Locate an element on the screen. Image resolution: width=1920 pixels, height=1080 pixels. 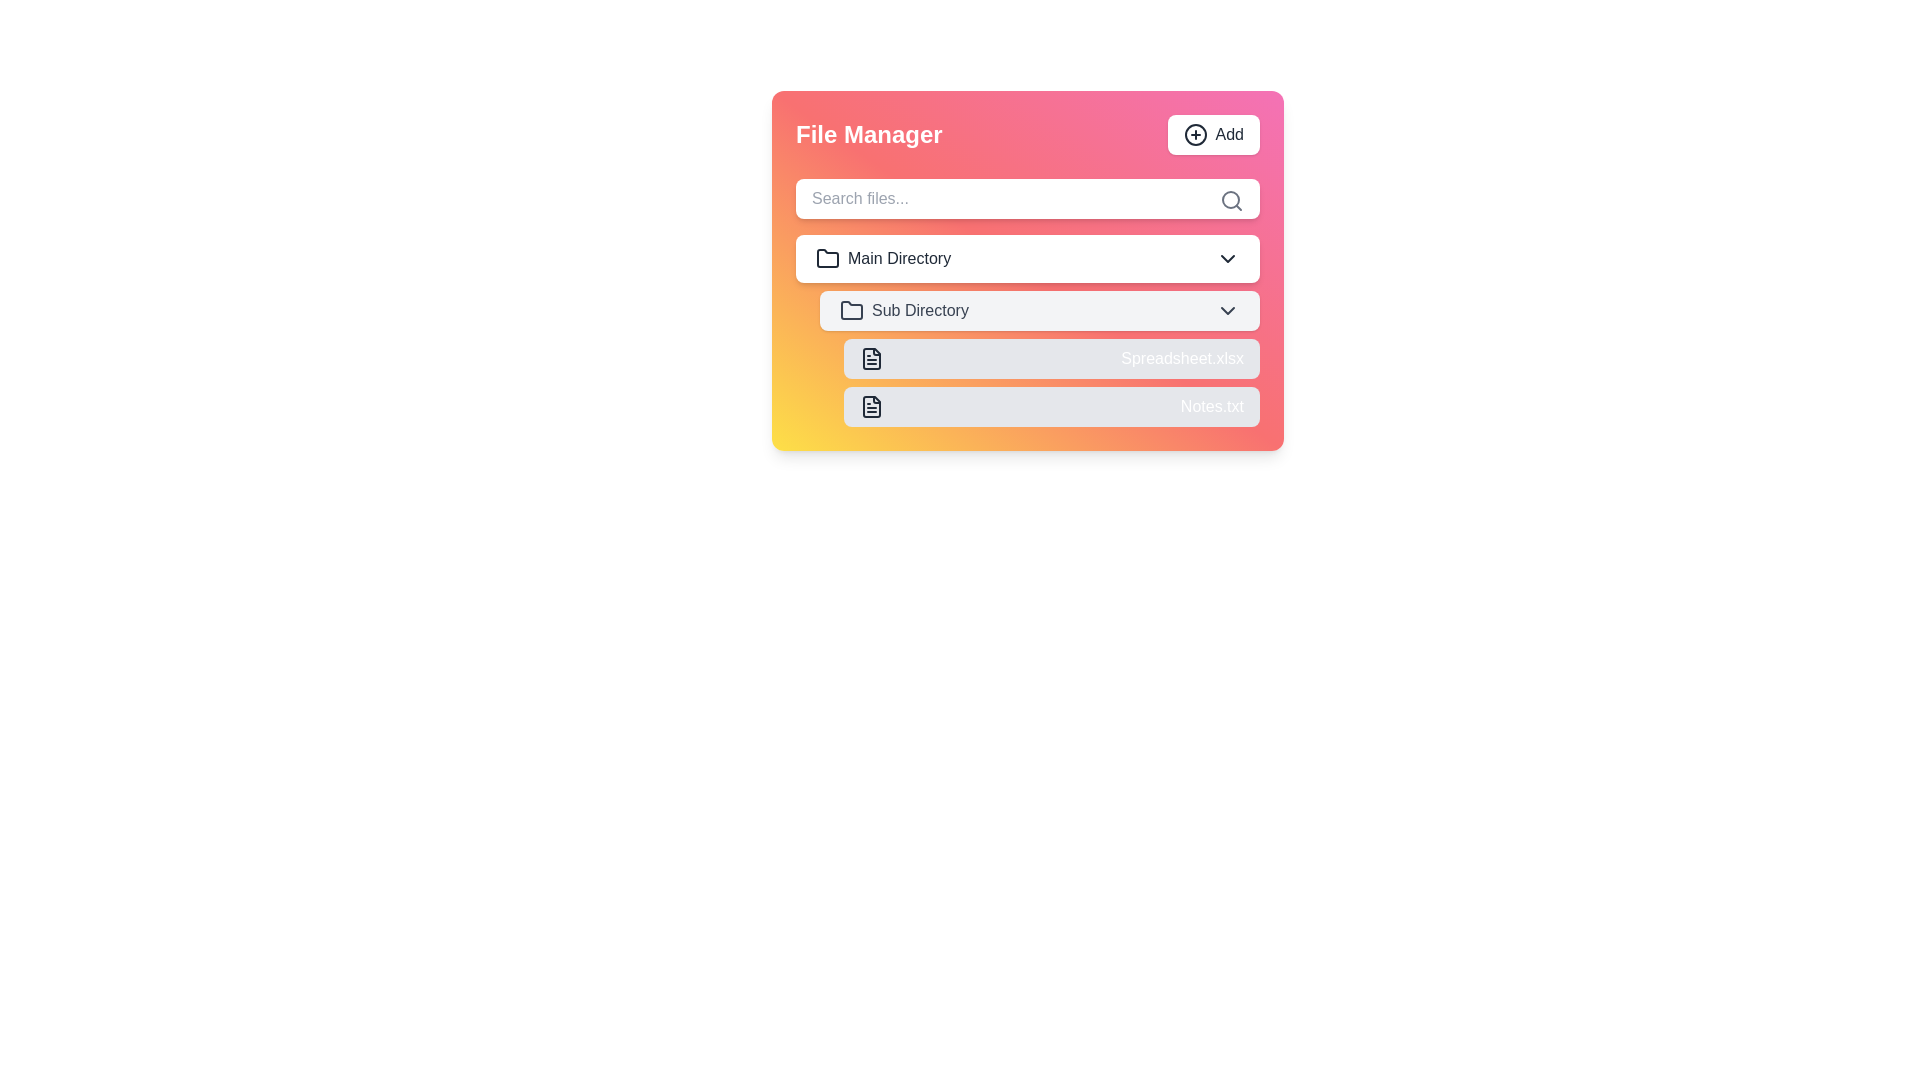
the text label indicating the file manager component, which is positioned at the top left of the widget, before the 'Add' button is located at coordinates (869, 135).